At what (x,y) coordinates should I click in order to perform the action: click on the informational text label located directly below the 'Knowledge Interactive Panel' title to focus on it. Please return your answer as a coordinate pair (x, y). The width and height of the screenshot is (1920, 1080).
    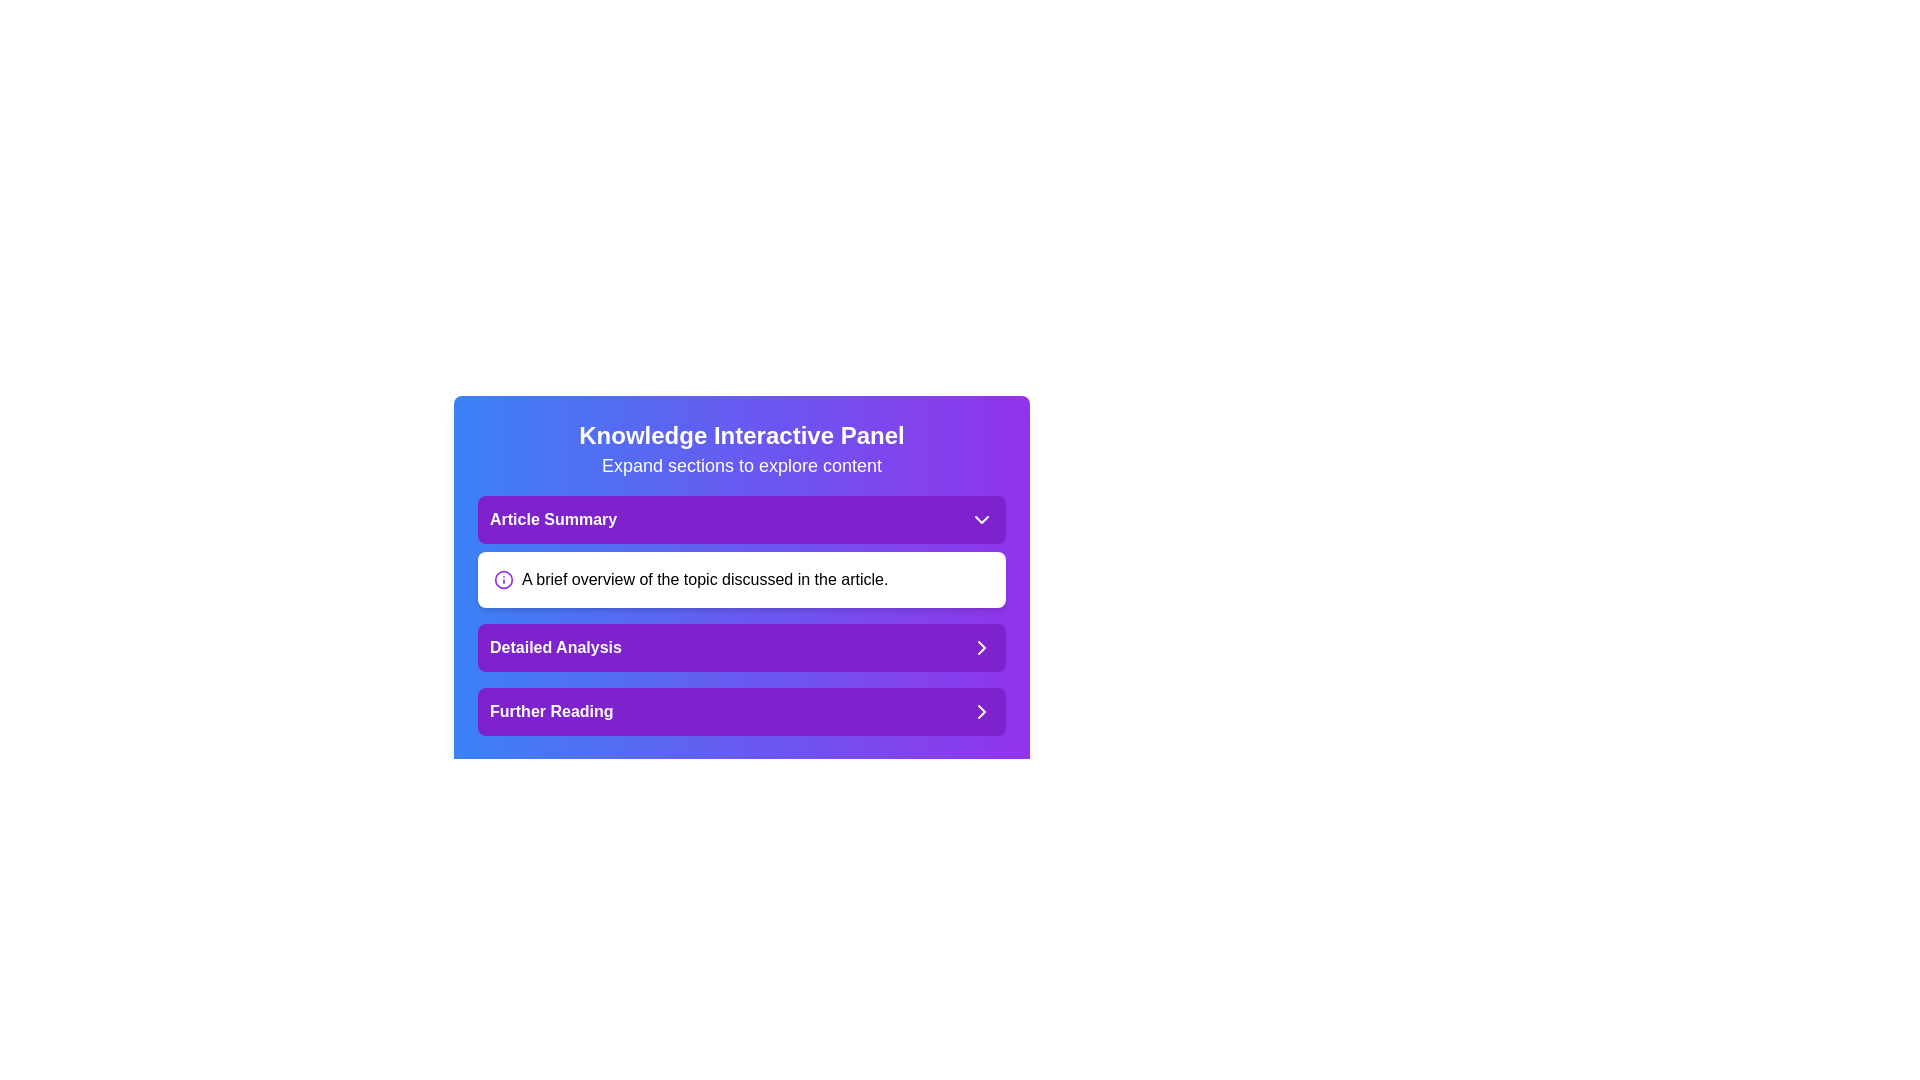
    Looking at the image, I should click on (741, 466).